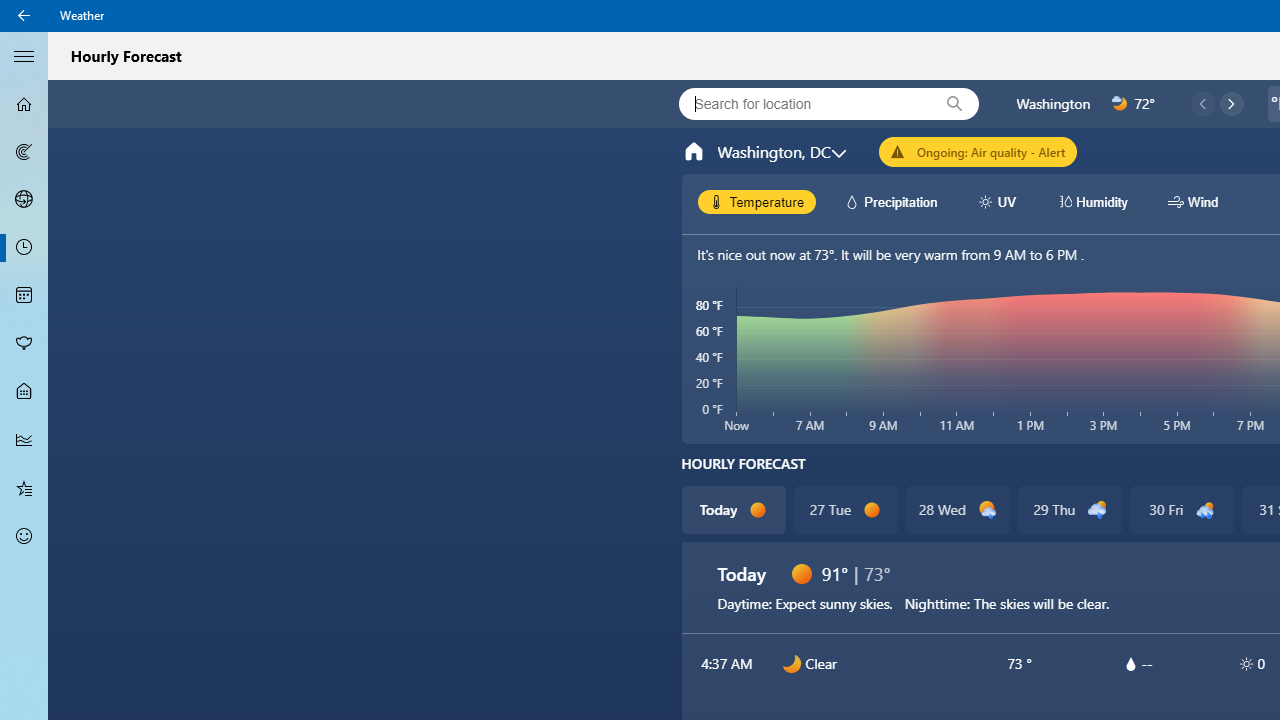 The width and height of the screenshot is (1280, 720). I want to click on 'Send Feedback - Not Selected', so click(24, 535).